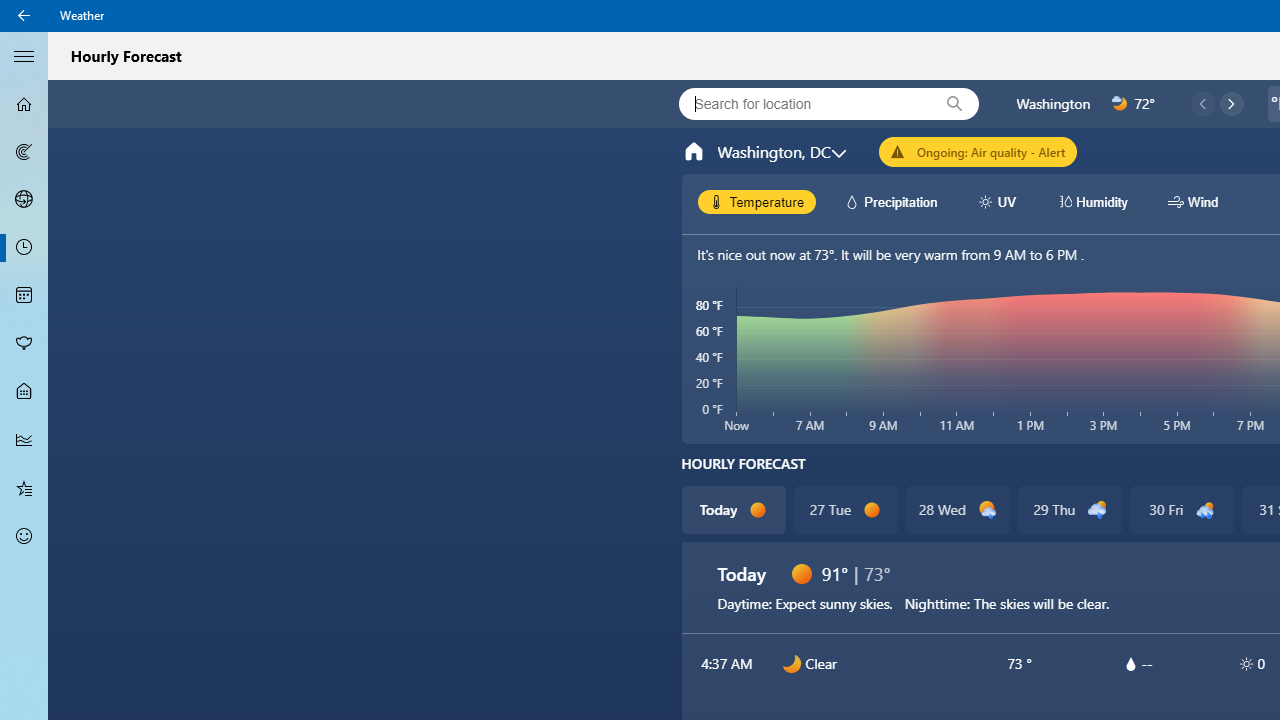 The width and height of the screenshot is (1280, 720). I want to click on 'Send Feedback - Not Selected', so click(24, 535).